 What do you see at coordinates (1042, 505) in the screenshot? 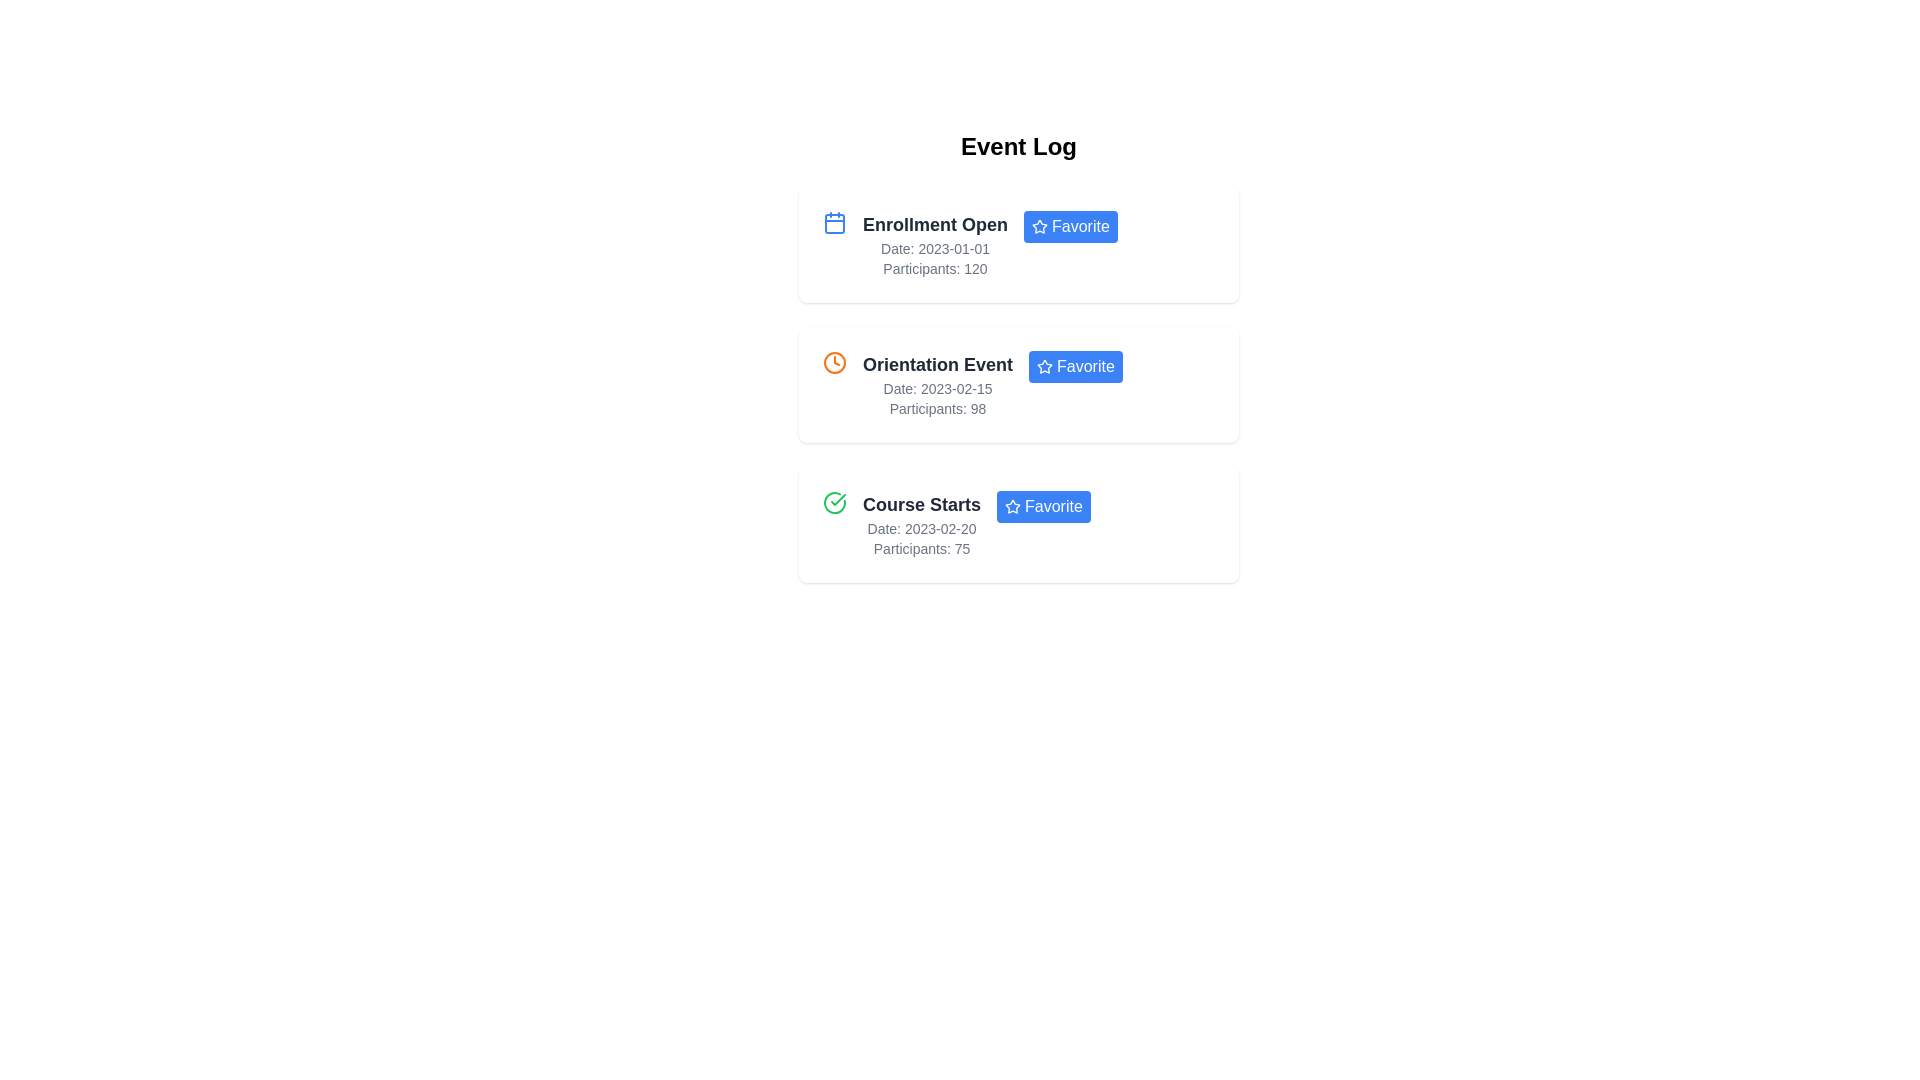
I see `the 'Favorite' button with a blue background and star icon located in the 'Course Starts' section of the 'Event Log'` at bounding box center [1042, 505].